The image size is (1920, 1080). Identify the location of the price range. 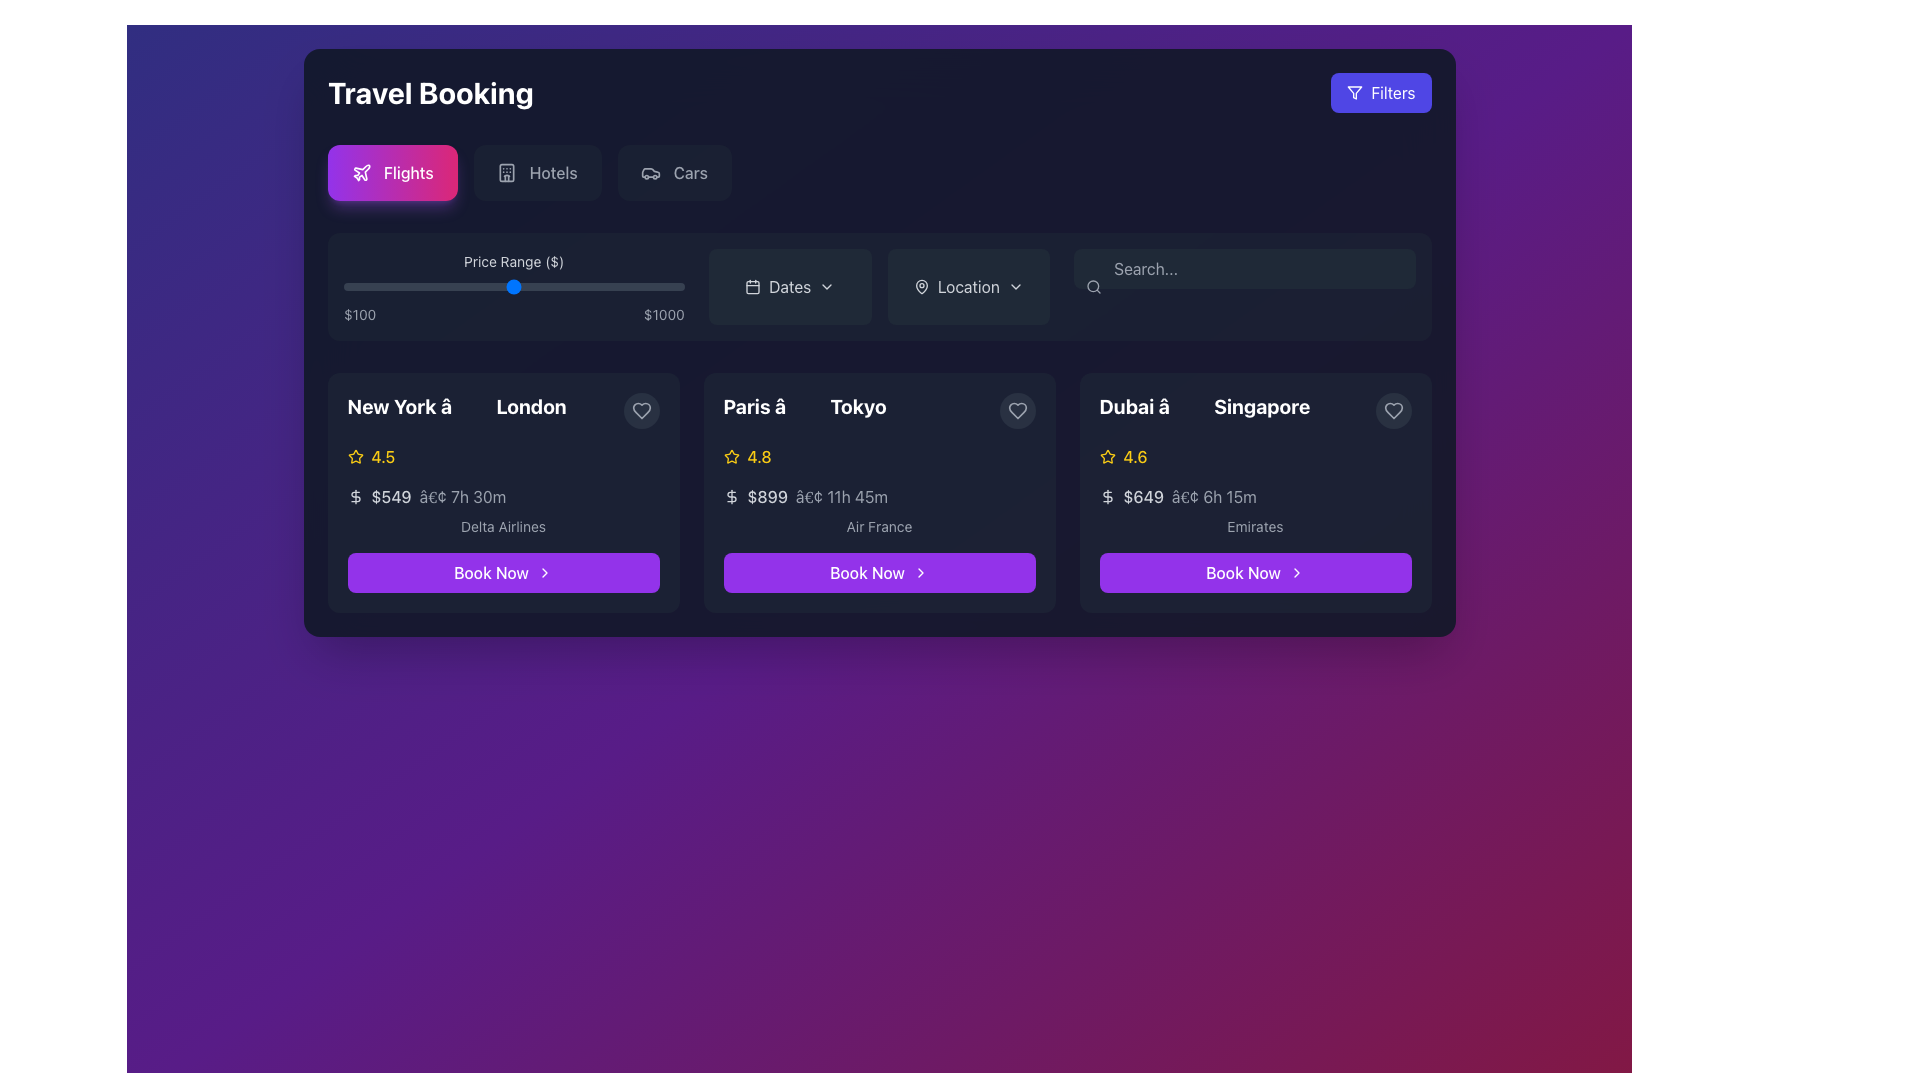
(537, 286).